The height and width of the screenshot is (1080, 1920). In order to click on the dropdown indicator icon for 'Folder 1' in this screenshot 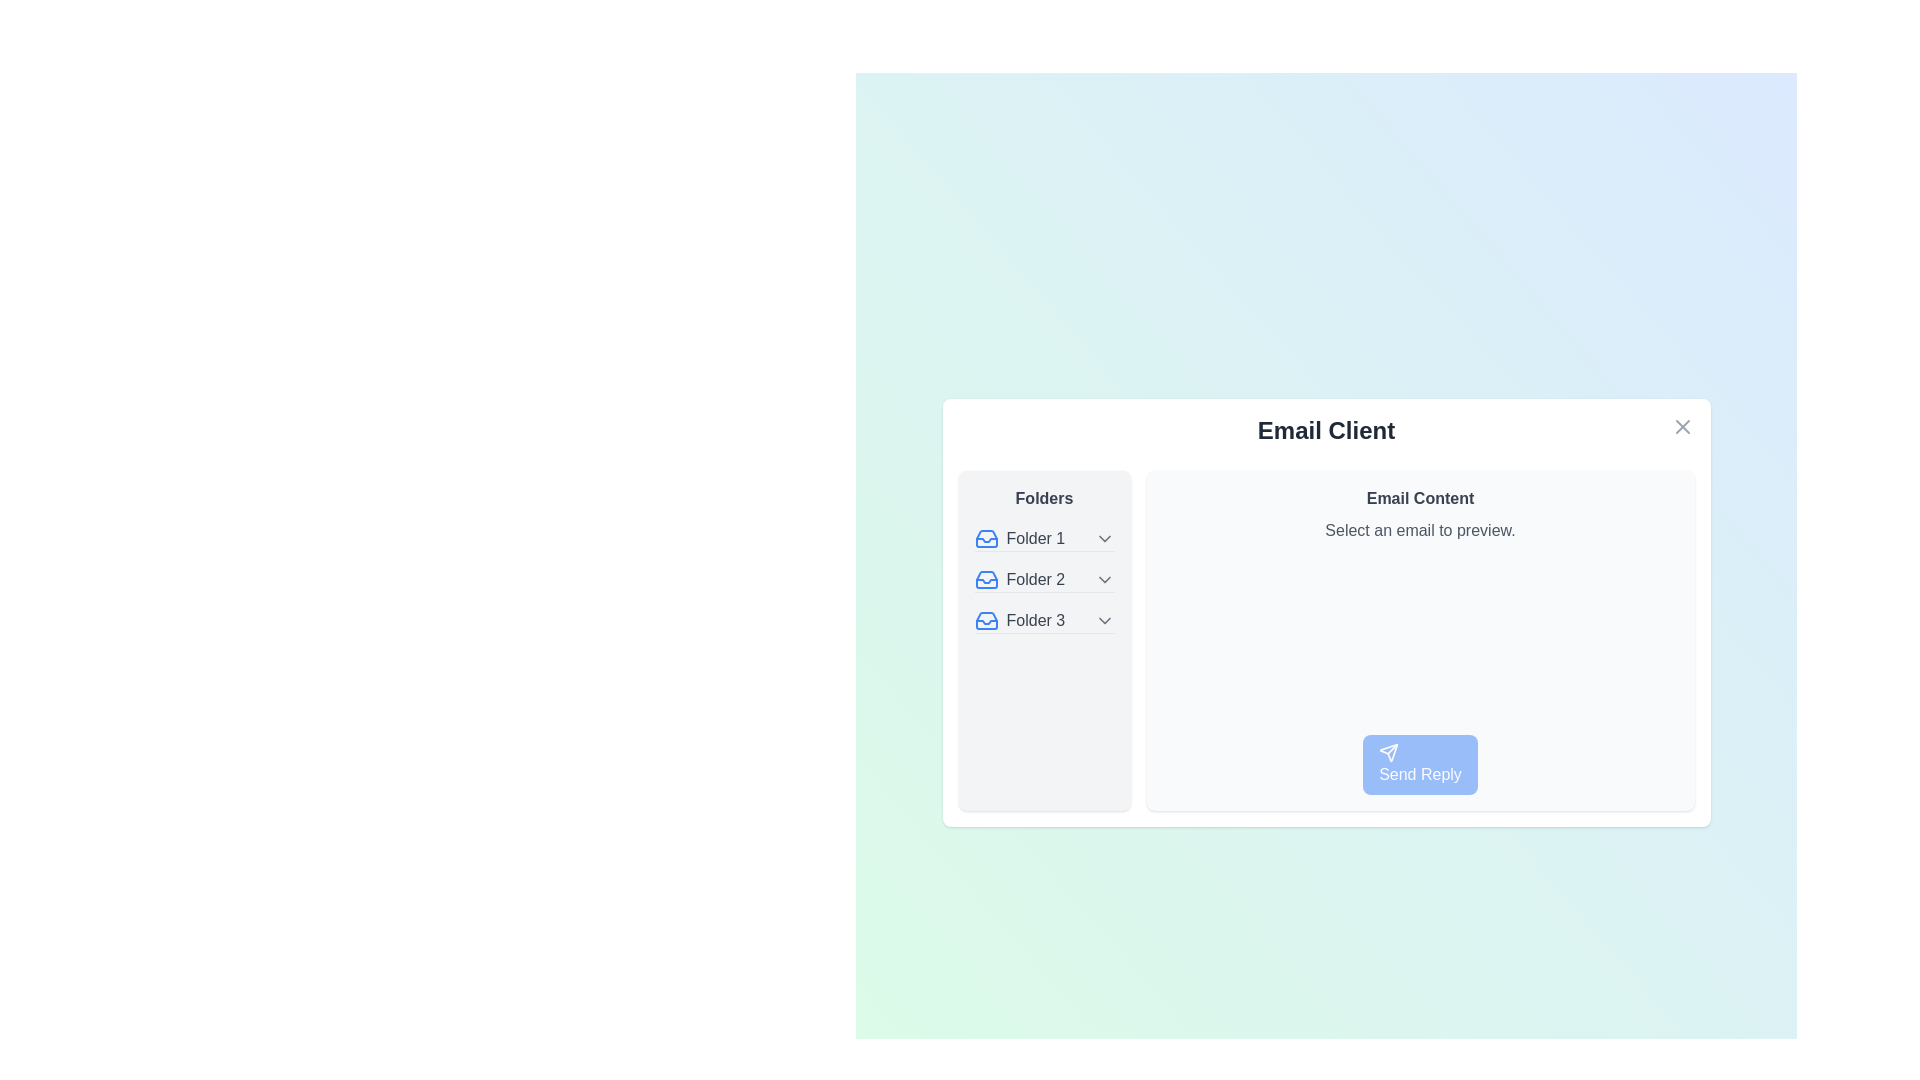, I will do `click(1103, 538)`.